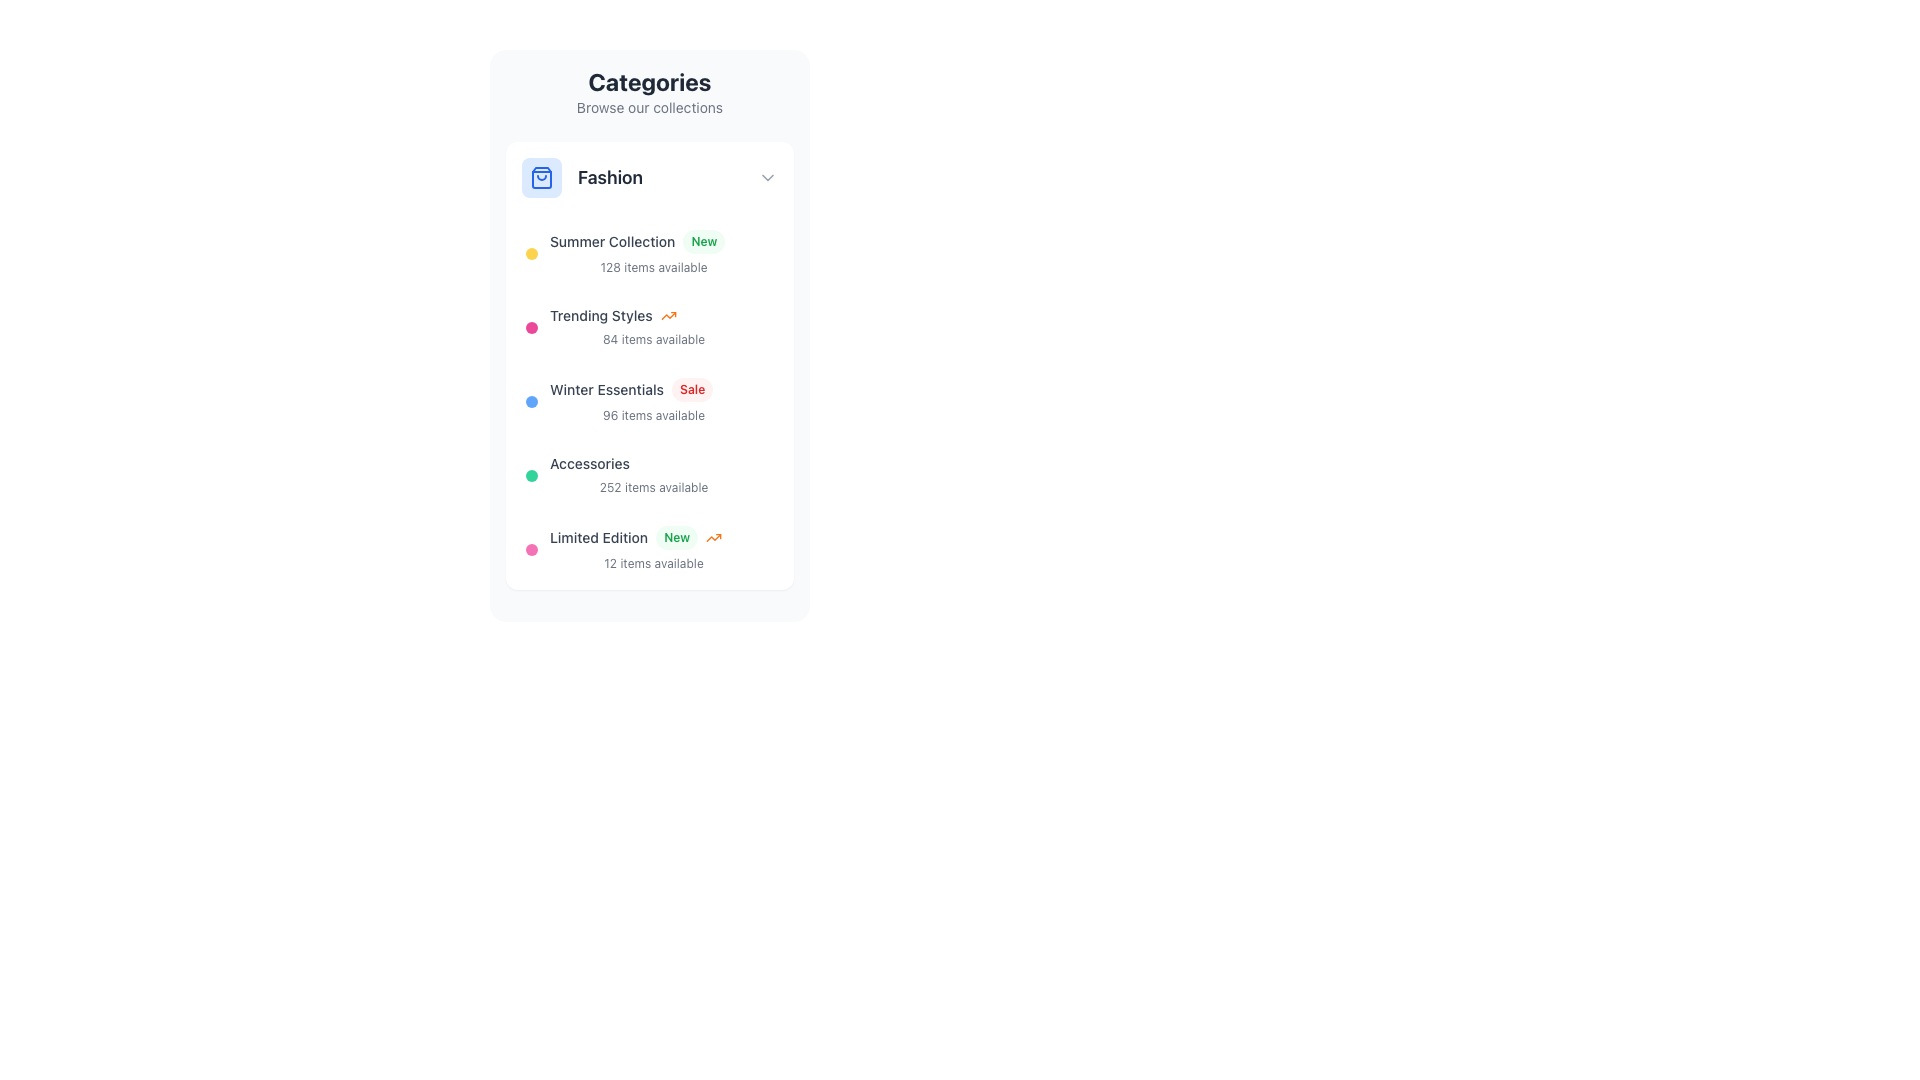 This screenshot has height=1080, width=1920. Describe the element at coordinates (677, 536) in the screenshot. I see `the 'New' label or badge located to the right of the 'Limited Edition' text in the 'Fashion' section, which visually indicates a recently added item` at that location.